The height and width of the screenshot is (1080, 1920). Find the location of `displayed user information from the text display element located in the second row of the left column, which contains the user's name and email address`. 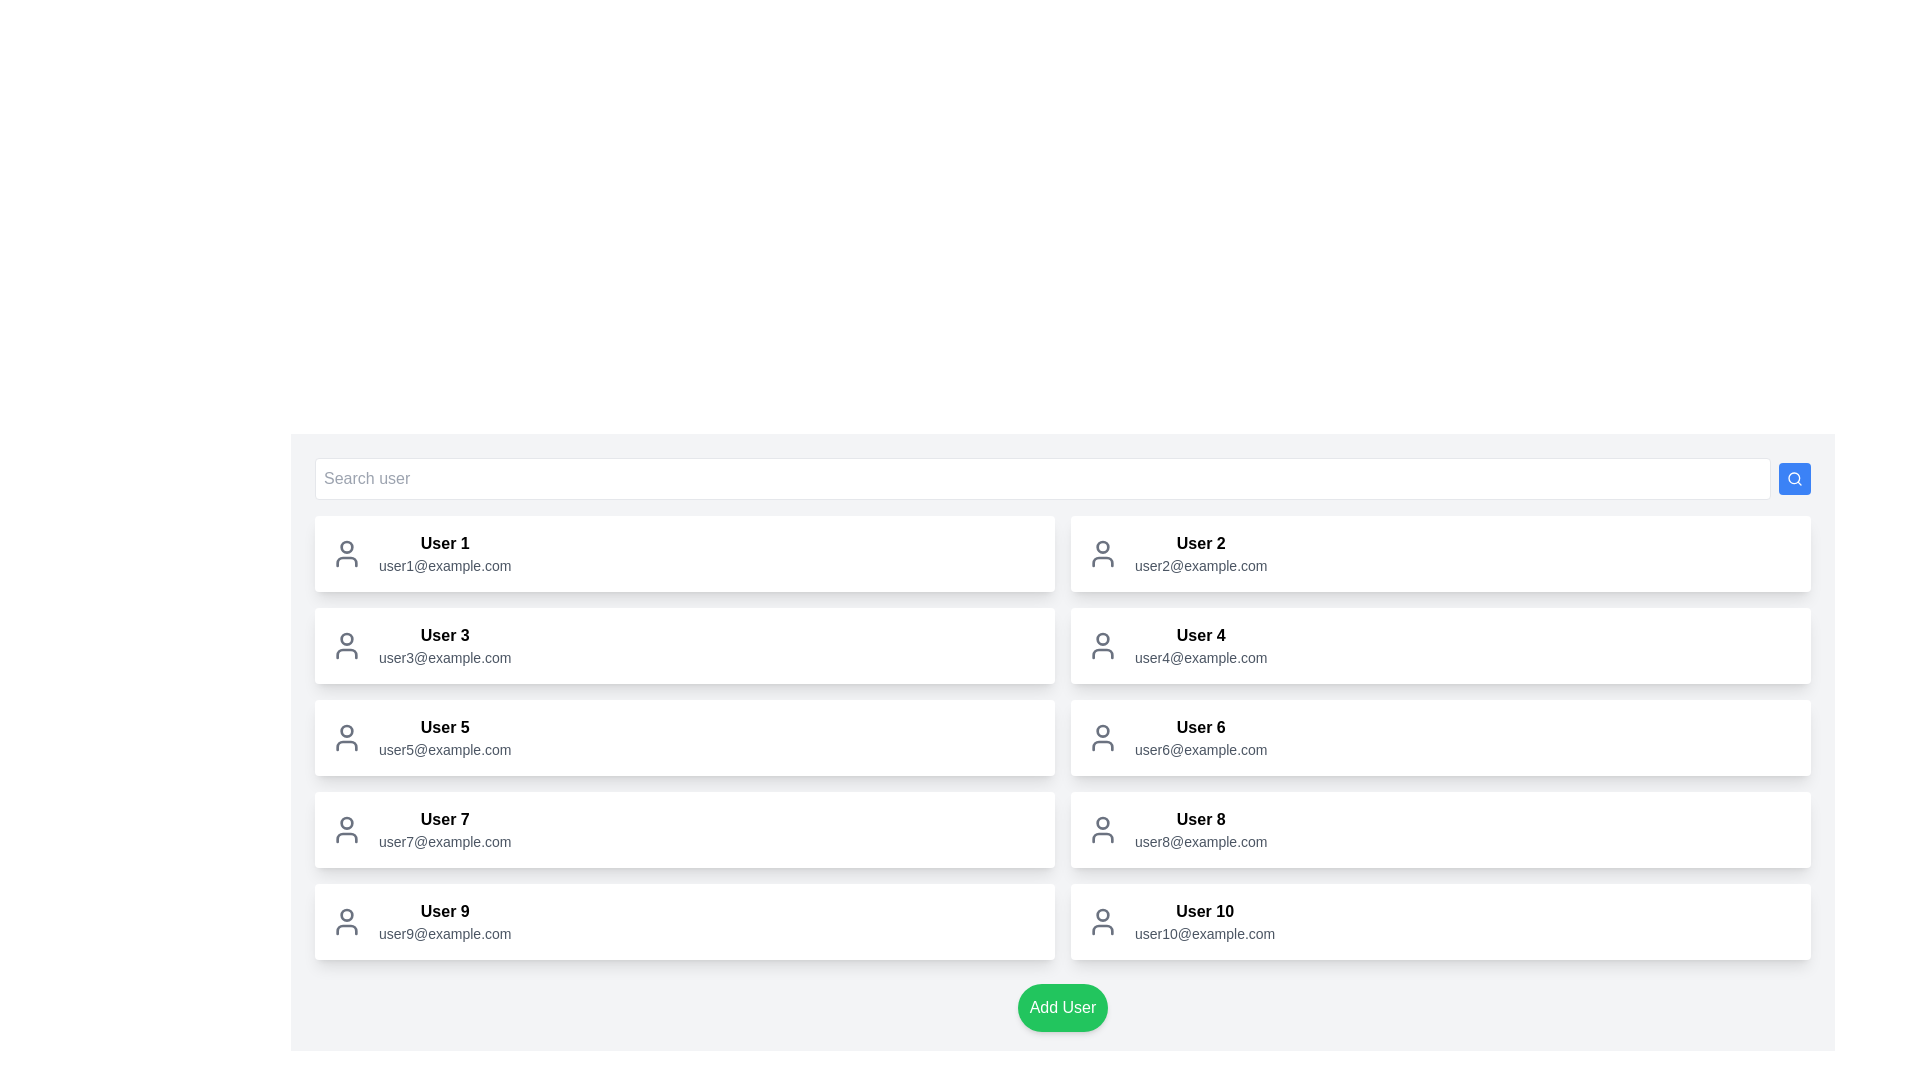

displayed user information from the text display element located in the second row of the left column, which contains the user's name and email address is located at coordinates (444, 645).